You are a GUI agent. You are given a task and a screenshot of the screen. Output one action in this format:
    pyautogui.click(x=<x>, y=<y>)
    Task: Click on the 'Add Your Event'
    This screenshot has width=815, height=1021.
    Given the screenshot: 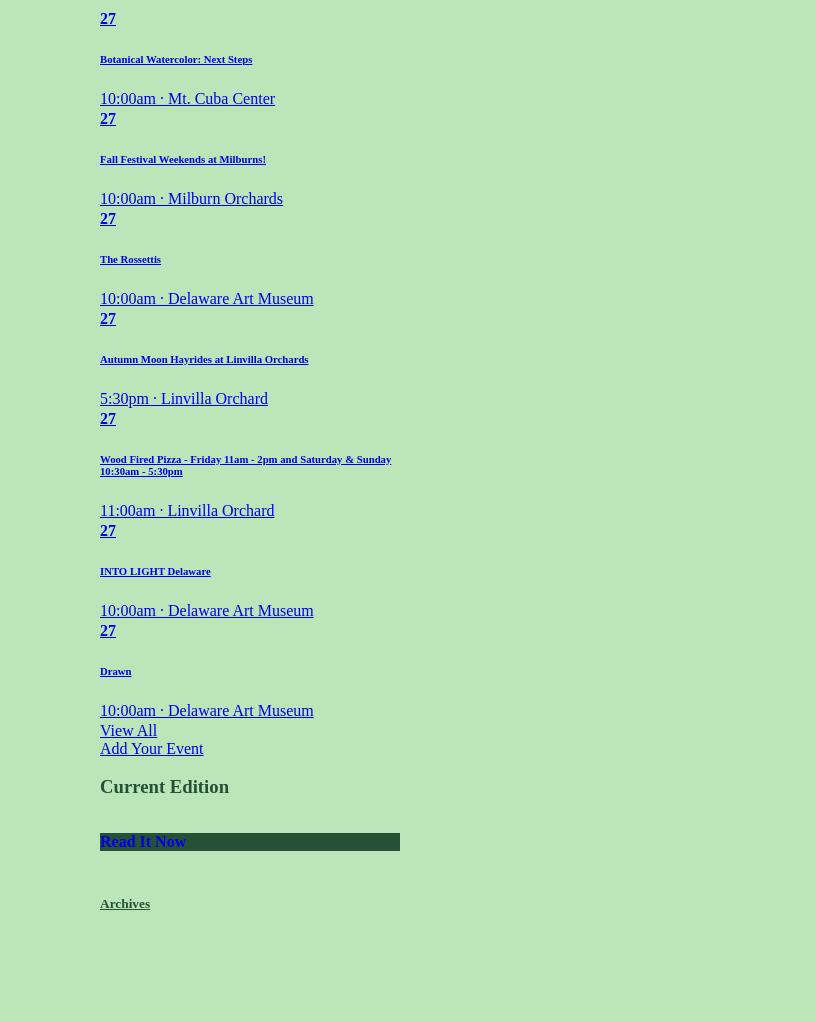 What is the action you would take?
    pyautogui.click(x=151, y=747)
    